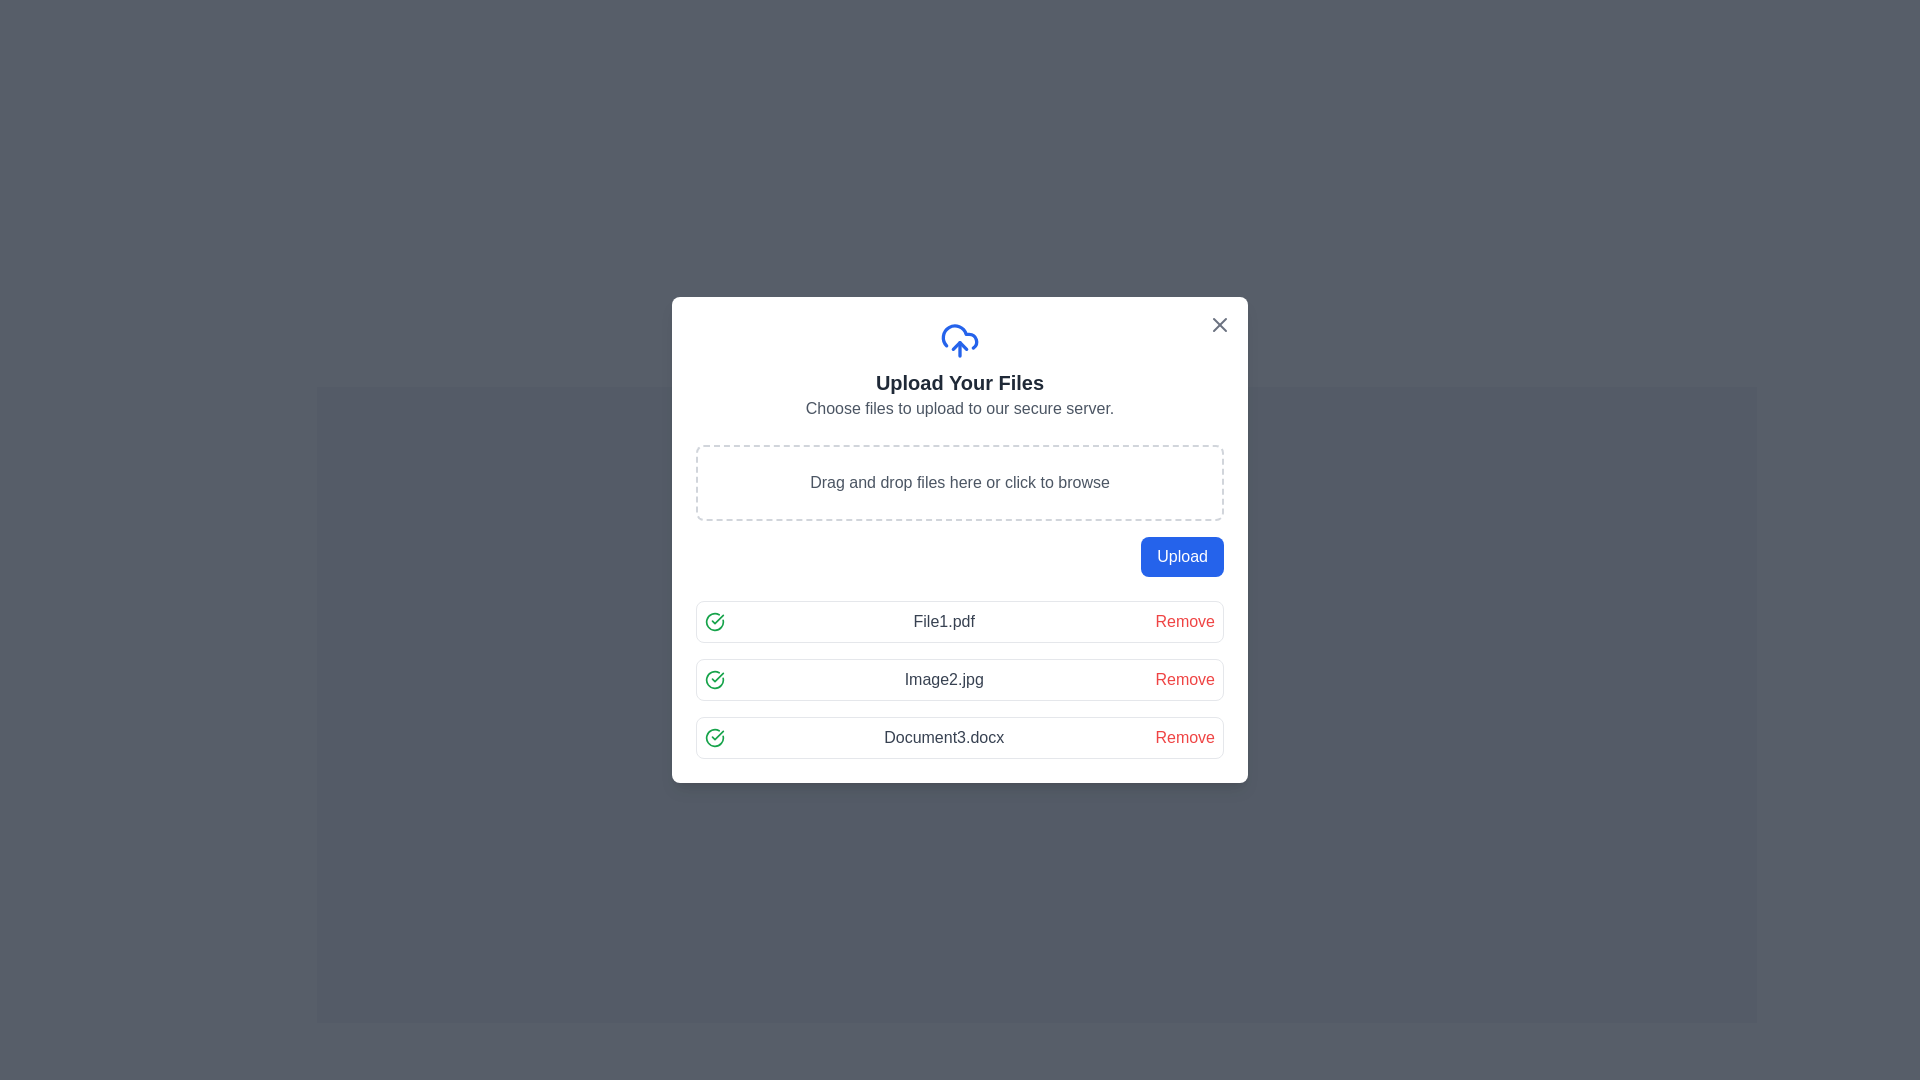 This screenshot has height=1080, width=1920. Describe the element at coordinates (960, 482) in the screenshot. I see `the drag-and-drop file upload area located below the heading 'Upload Your Files' and above the 'Upload' button` at that location.